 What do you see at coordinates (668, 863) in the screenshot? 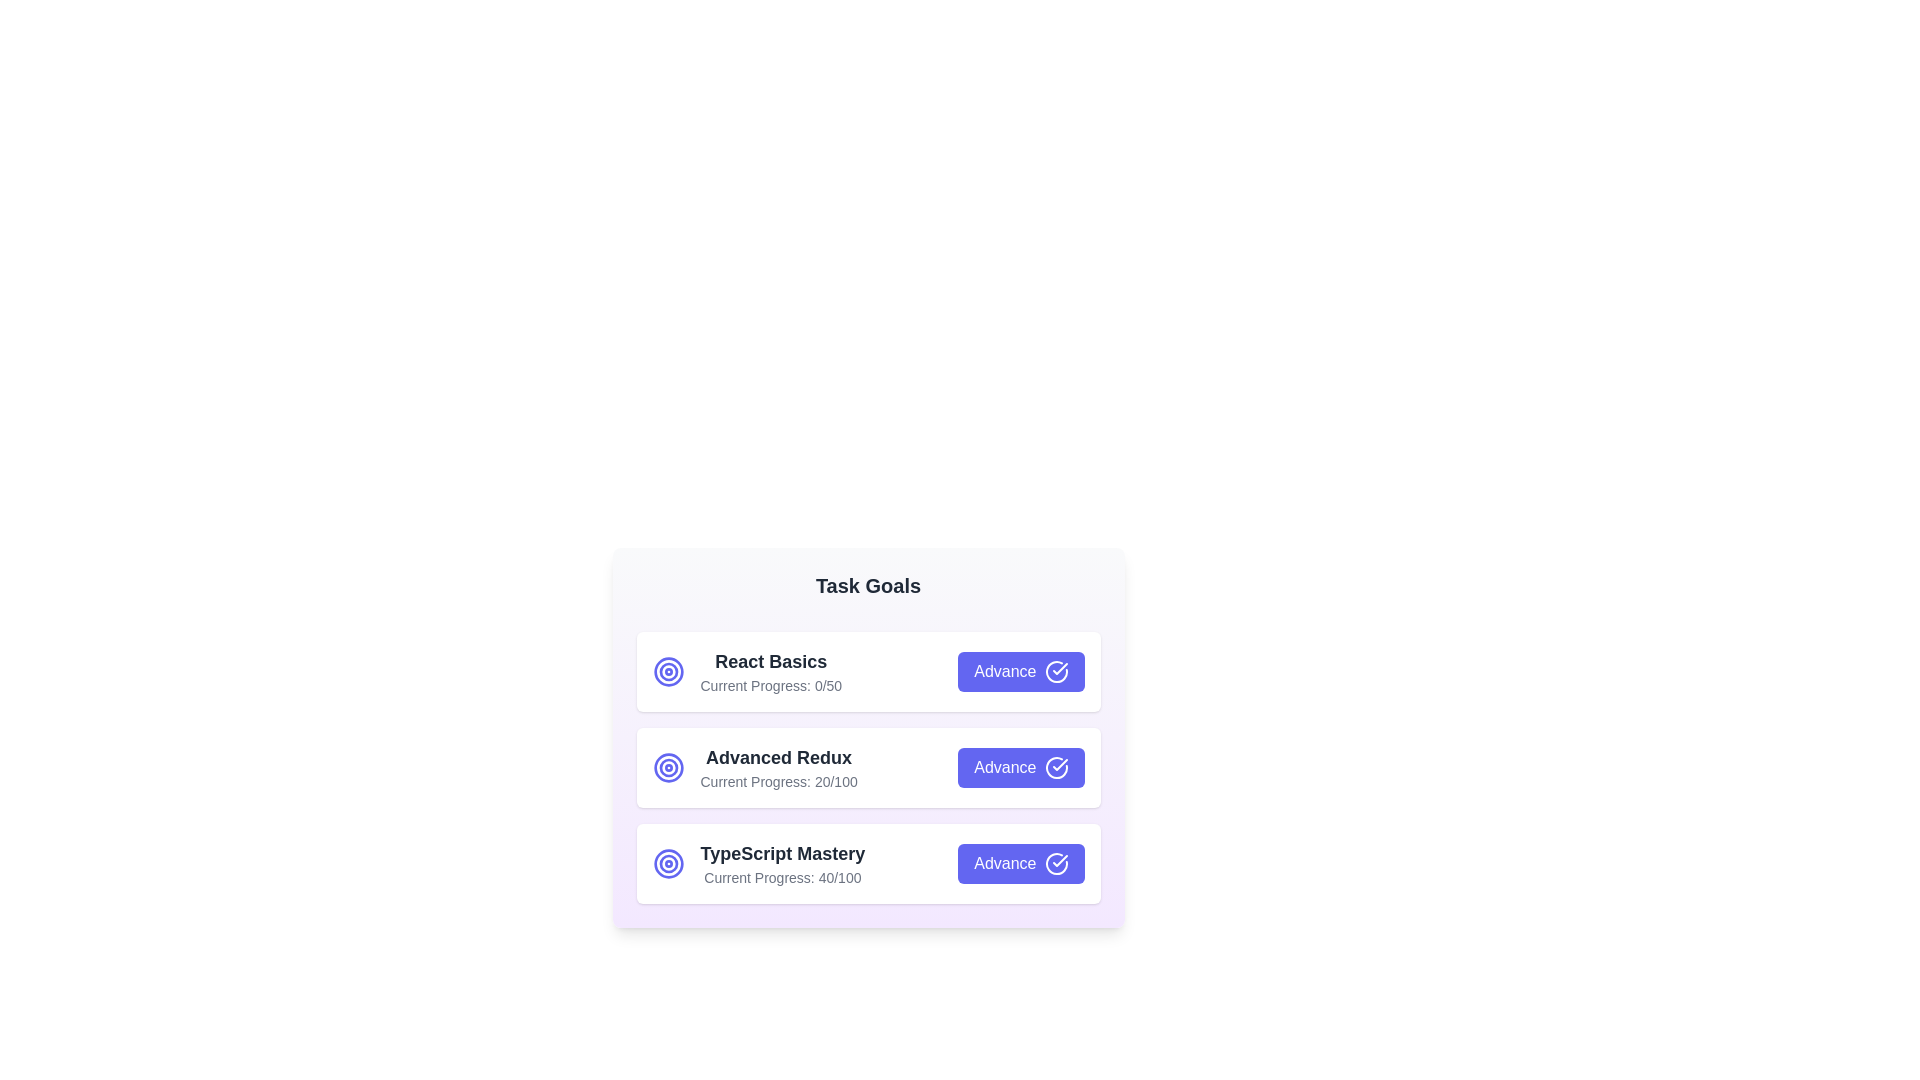
I see `the outermost circle of the target icon associated with the 'React Basics' task goal, which is styled in a vibrant blue color scheme` at bounding box center [668, 863].